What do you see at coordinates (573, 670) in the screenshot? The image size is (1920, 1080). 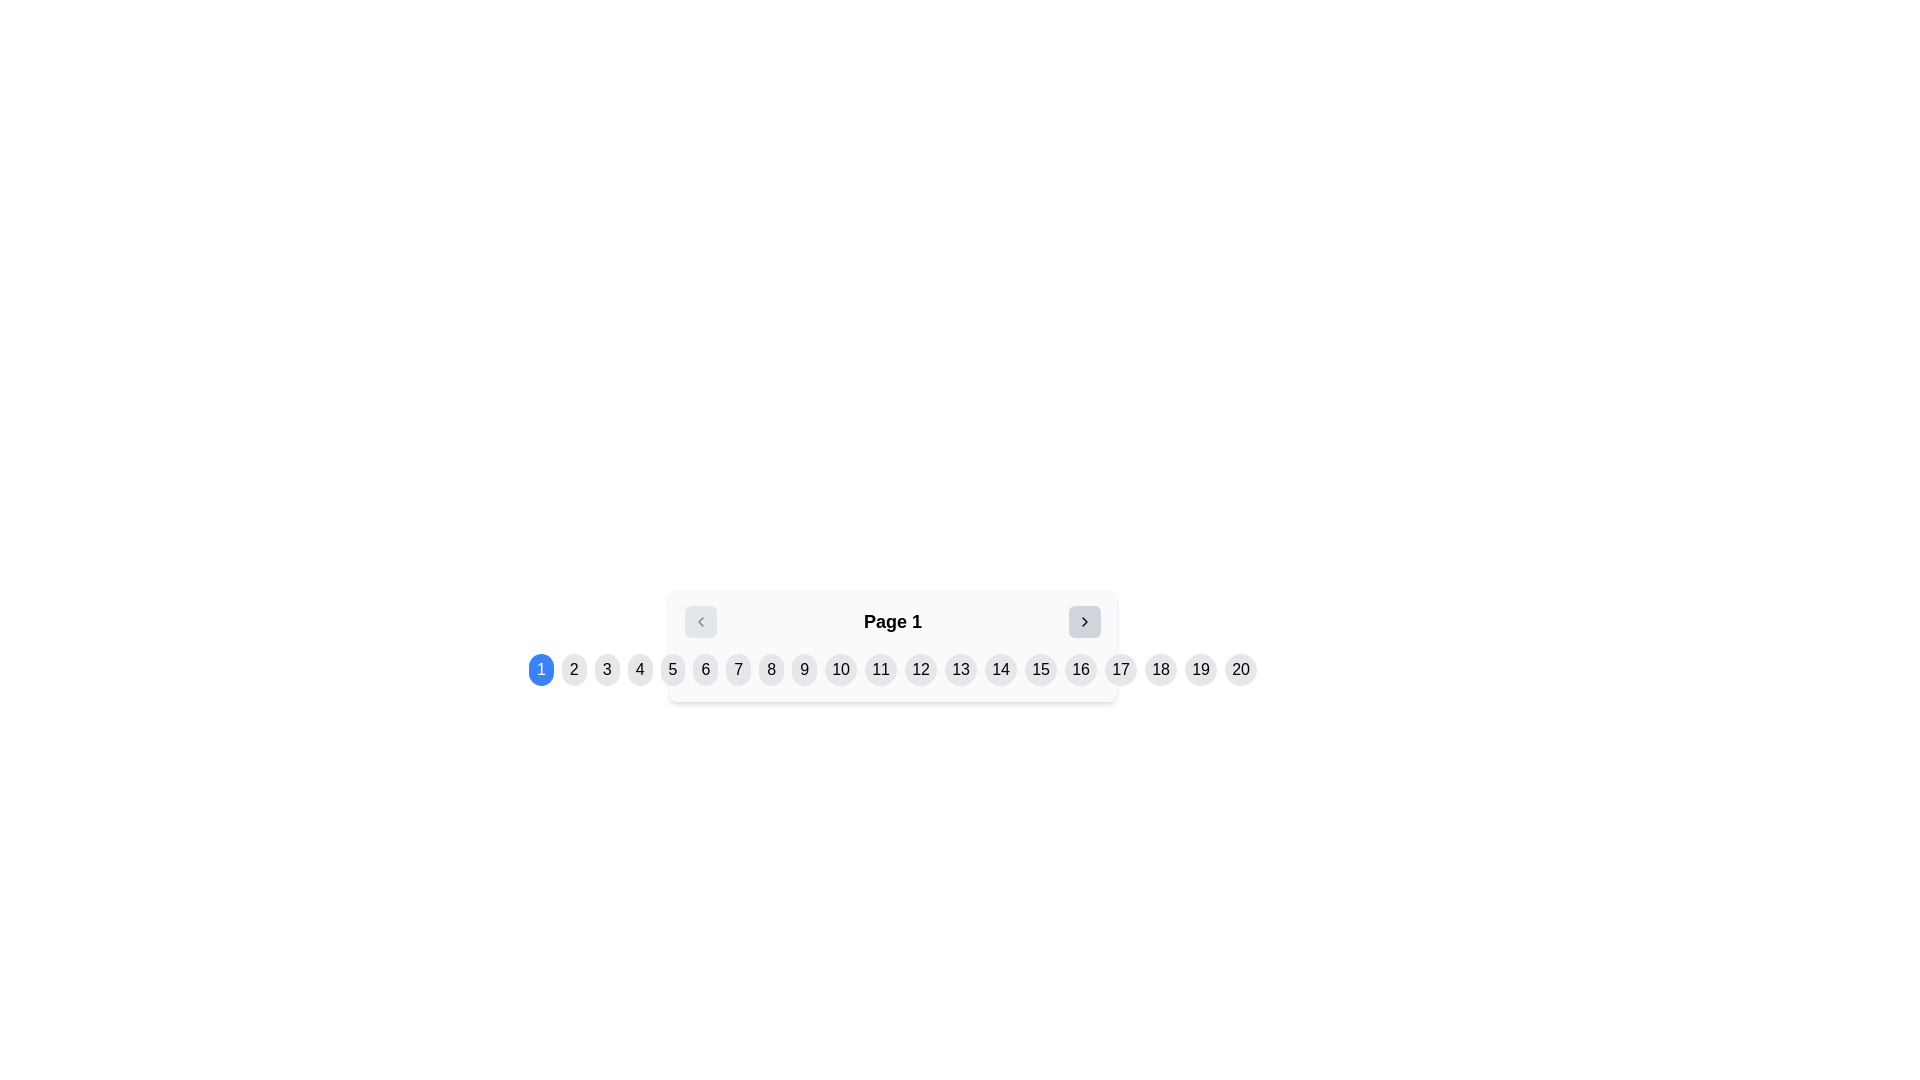 I see `the circular button with a light gray background and the number '2' in black` at bounding box center [573, 670].